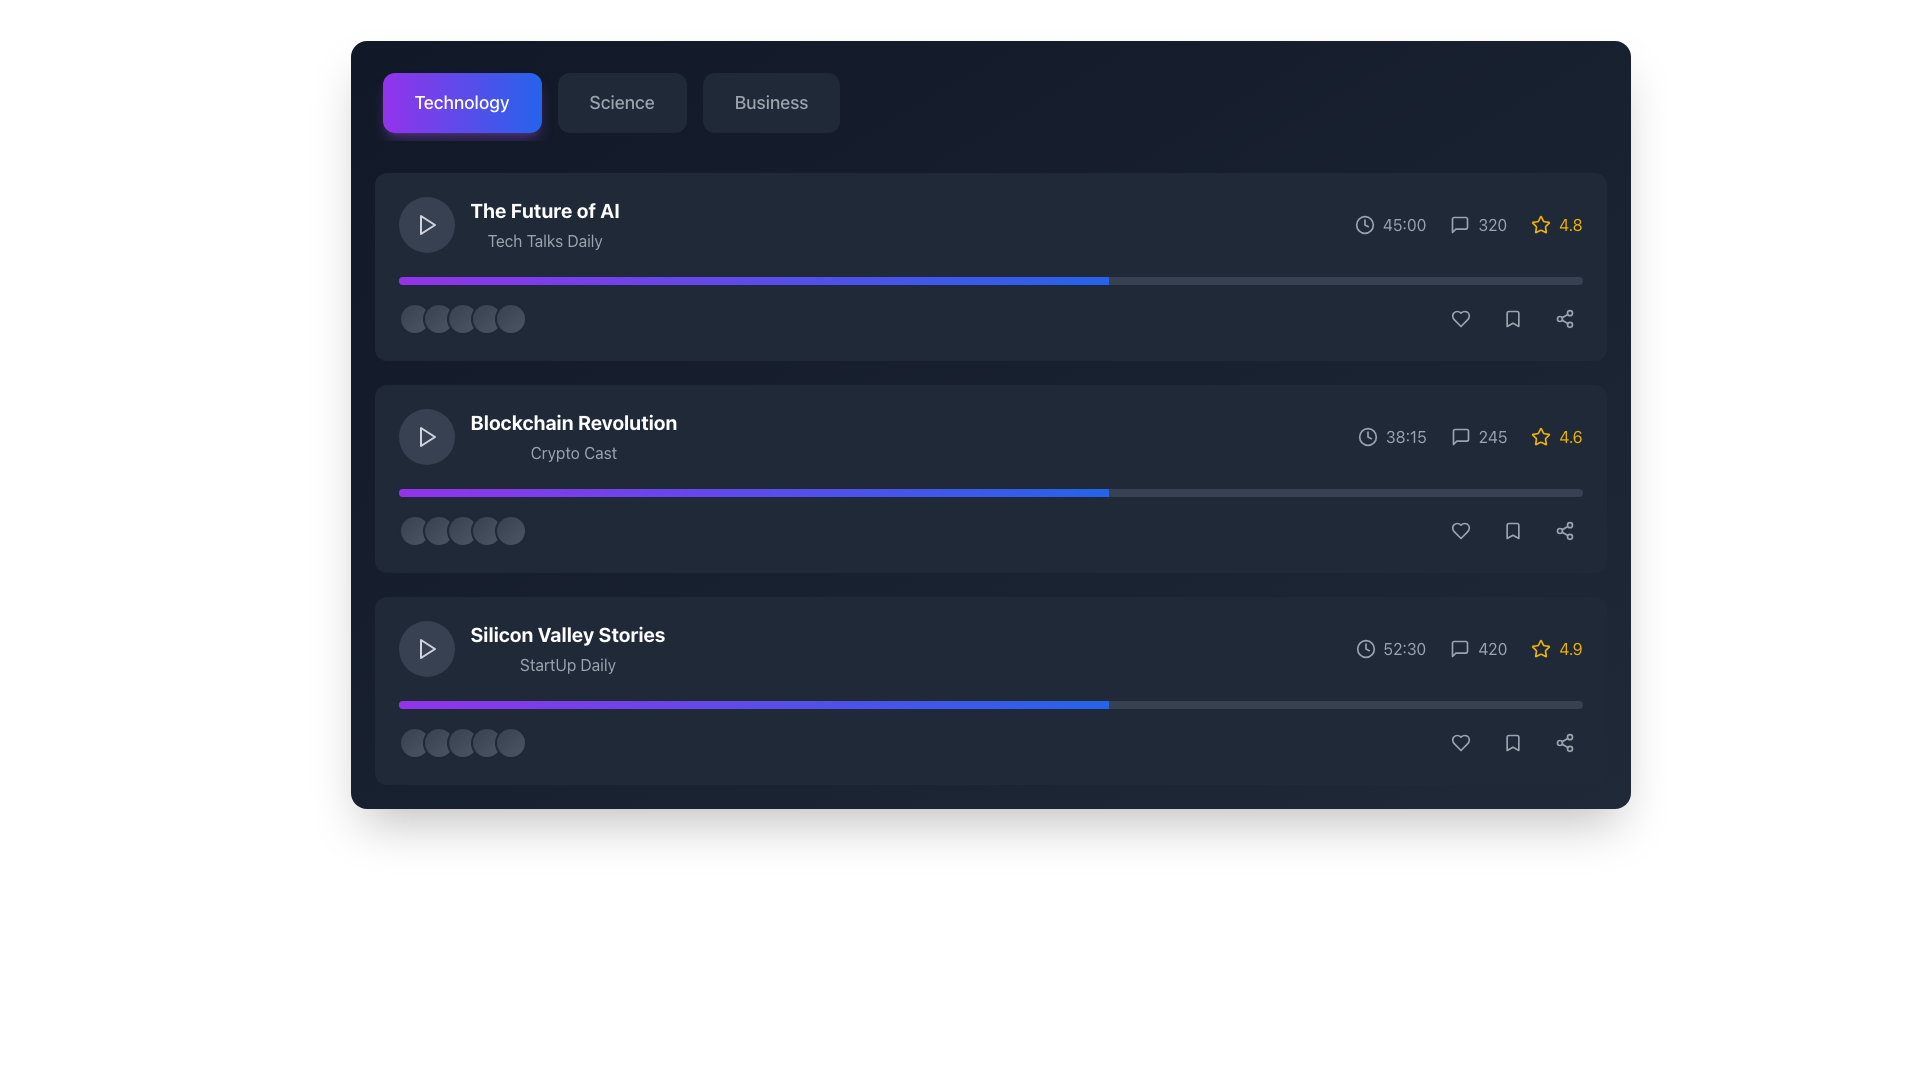 This screenshot has width=1920, height=1080. Describe the element at coordinates (461, 743) in the screenshot. I see `the third circular indicator in the row of five, located below the progress bar for the 'Silicon Valley Stories' section` at that location.